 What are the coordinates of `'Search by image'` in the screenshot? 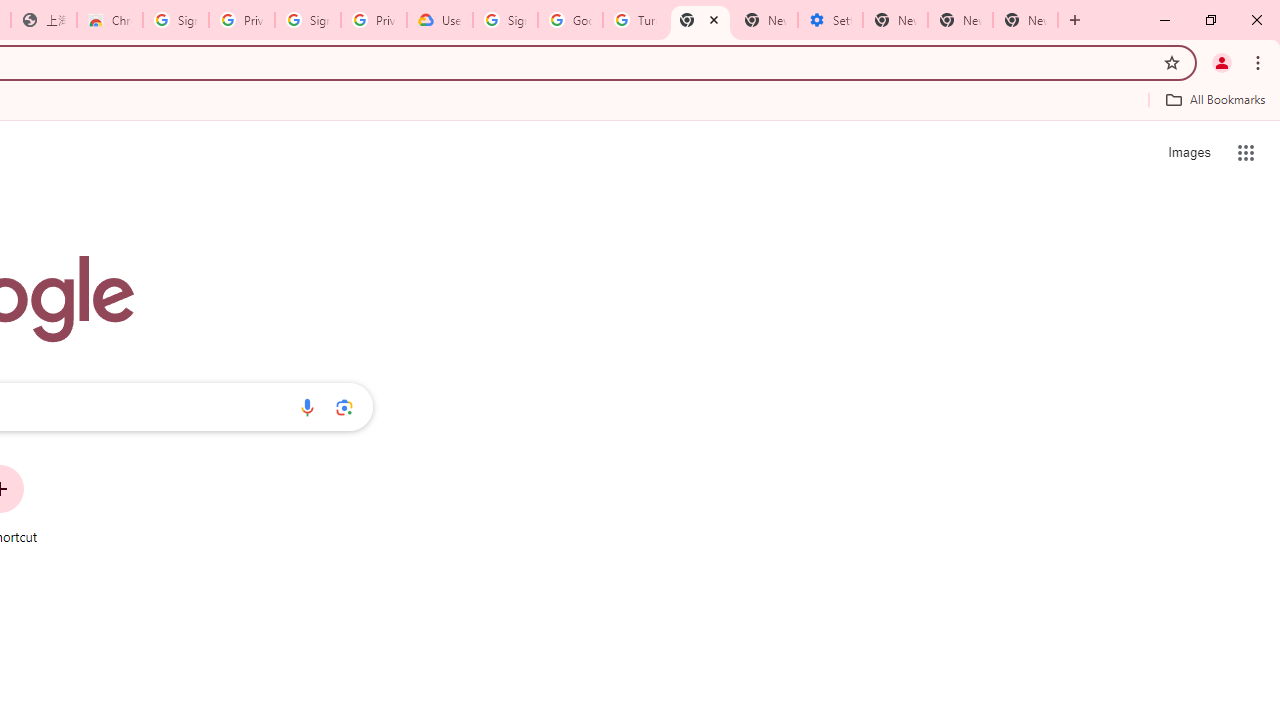 It's located at (344, 406).